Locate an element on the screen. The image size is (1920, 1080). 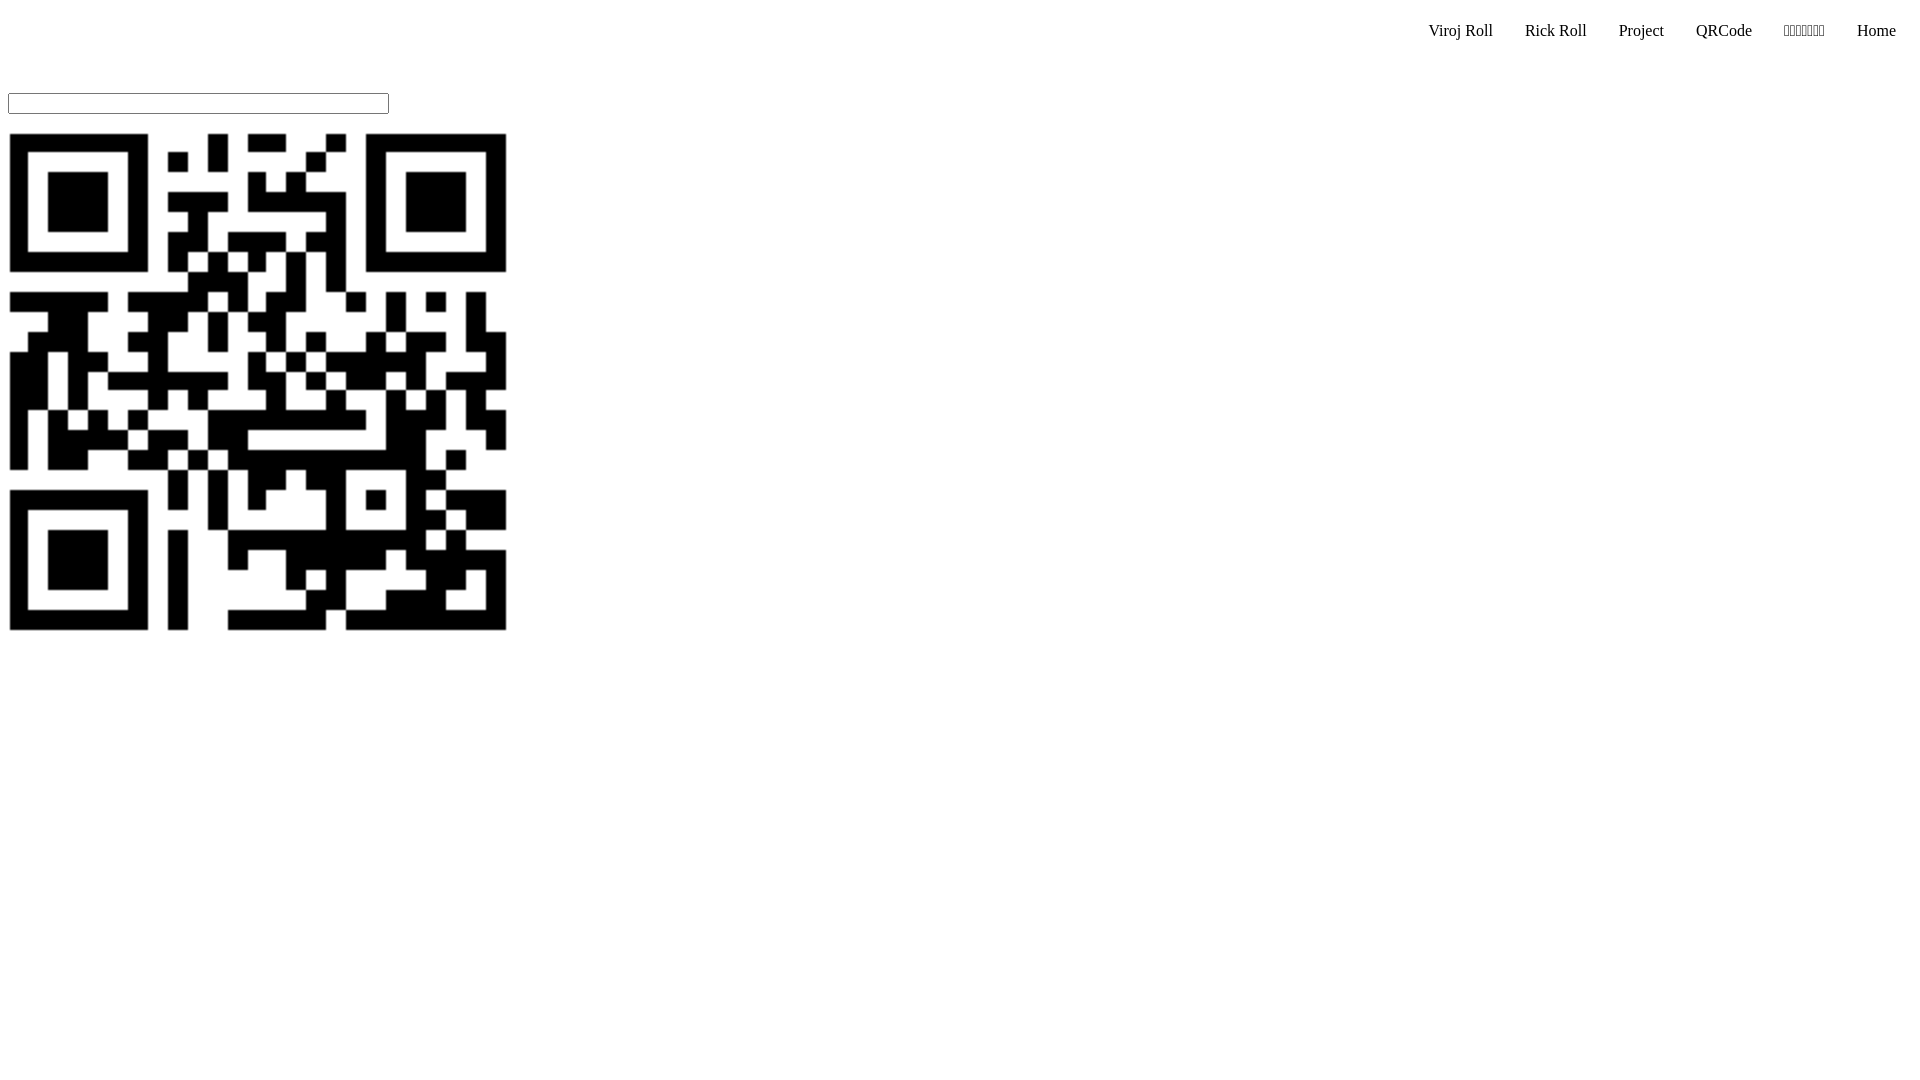
'Rick Roll' is located at coordinates (1554, 30).